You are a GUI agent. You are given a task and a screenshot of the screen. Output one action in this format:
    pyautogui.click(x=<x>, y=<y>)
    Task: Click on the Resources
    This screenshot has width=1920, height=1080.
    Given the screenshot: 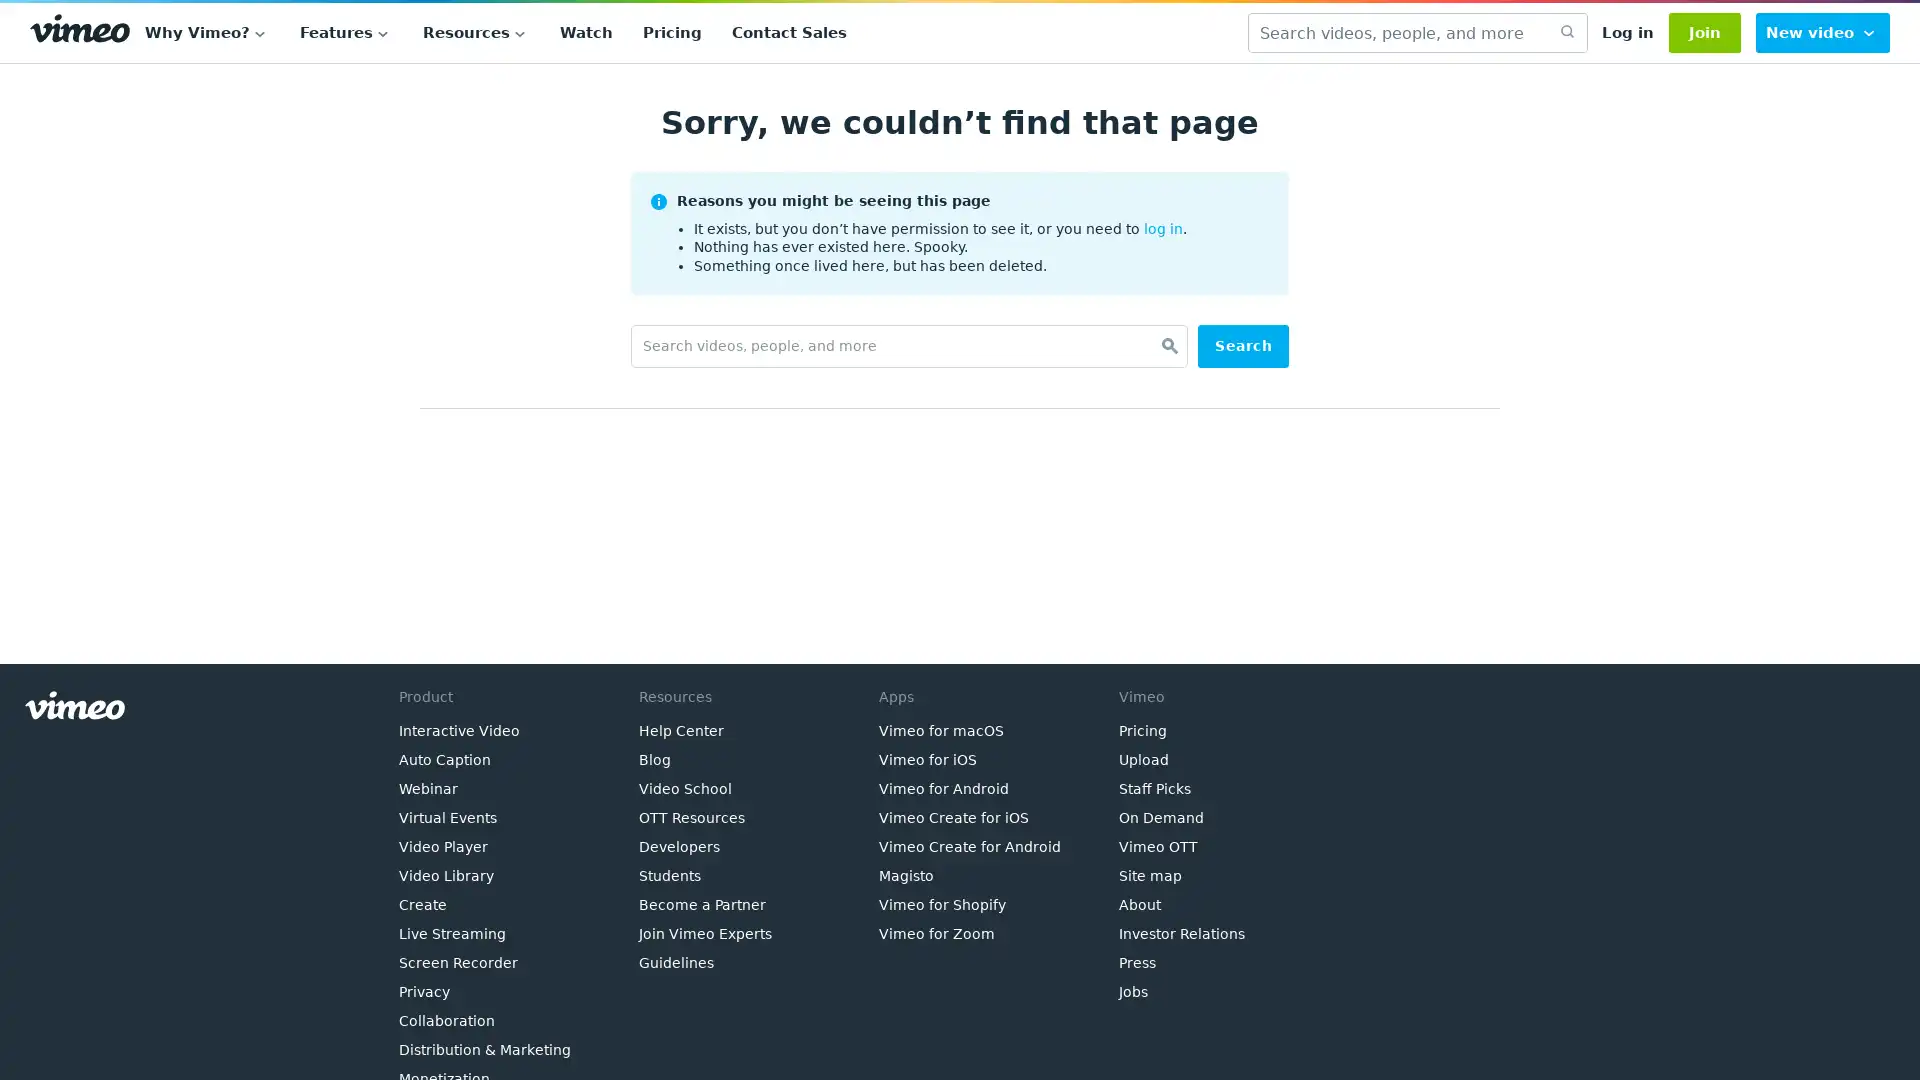 What is the action you would take?
    pyautogui.click(x=475, y=33)
    